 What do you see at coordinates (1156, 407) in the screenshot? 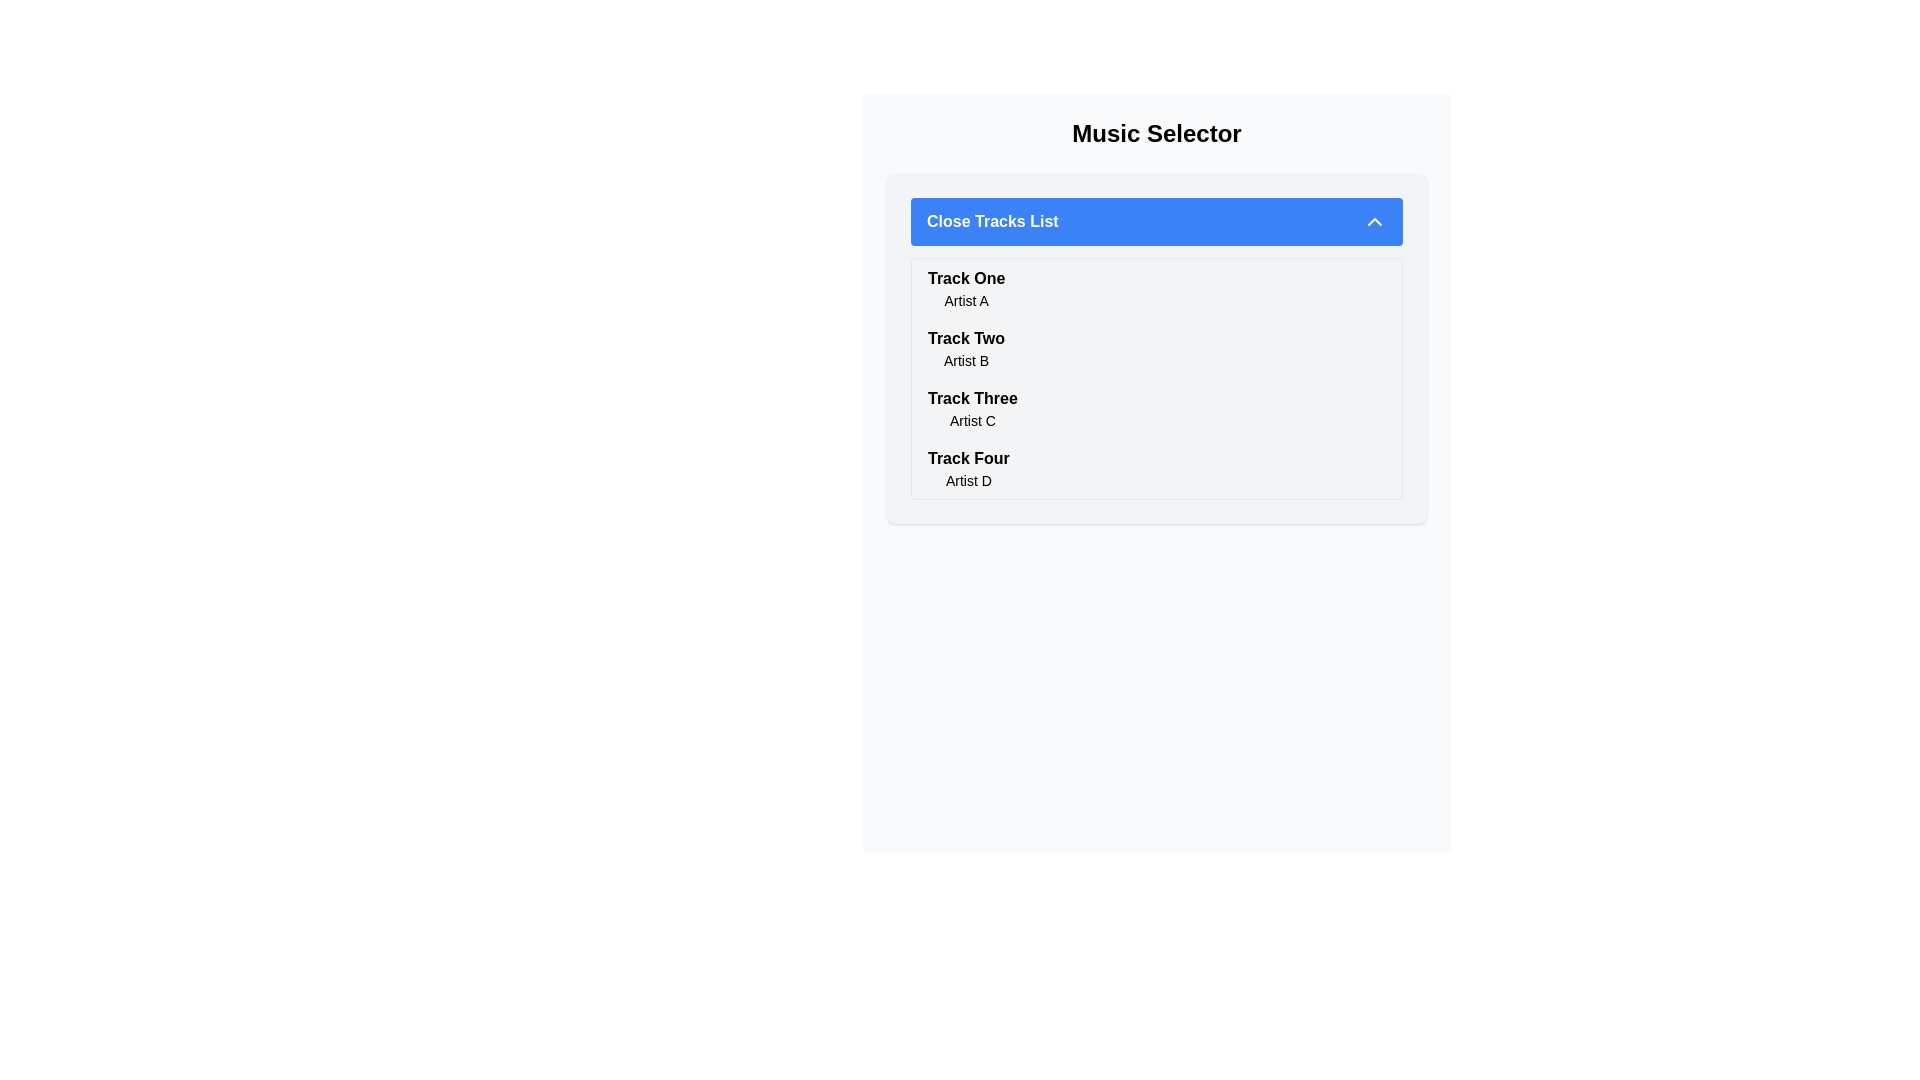
I see `the list item titled 'Track Three' with subtext 'Artist C'` at bounding box center [1156, 407].